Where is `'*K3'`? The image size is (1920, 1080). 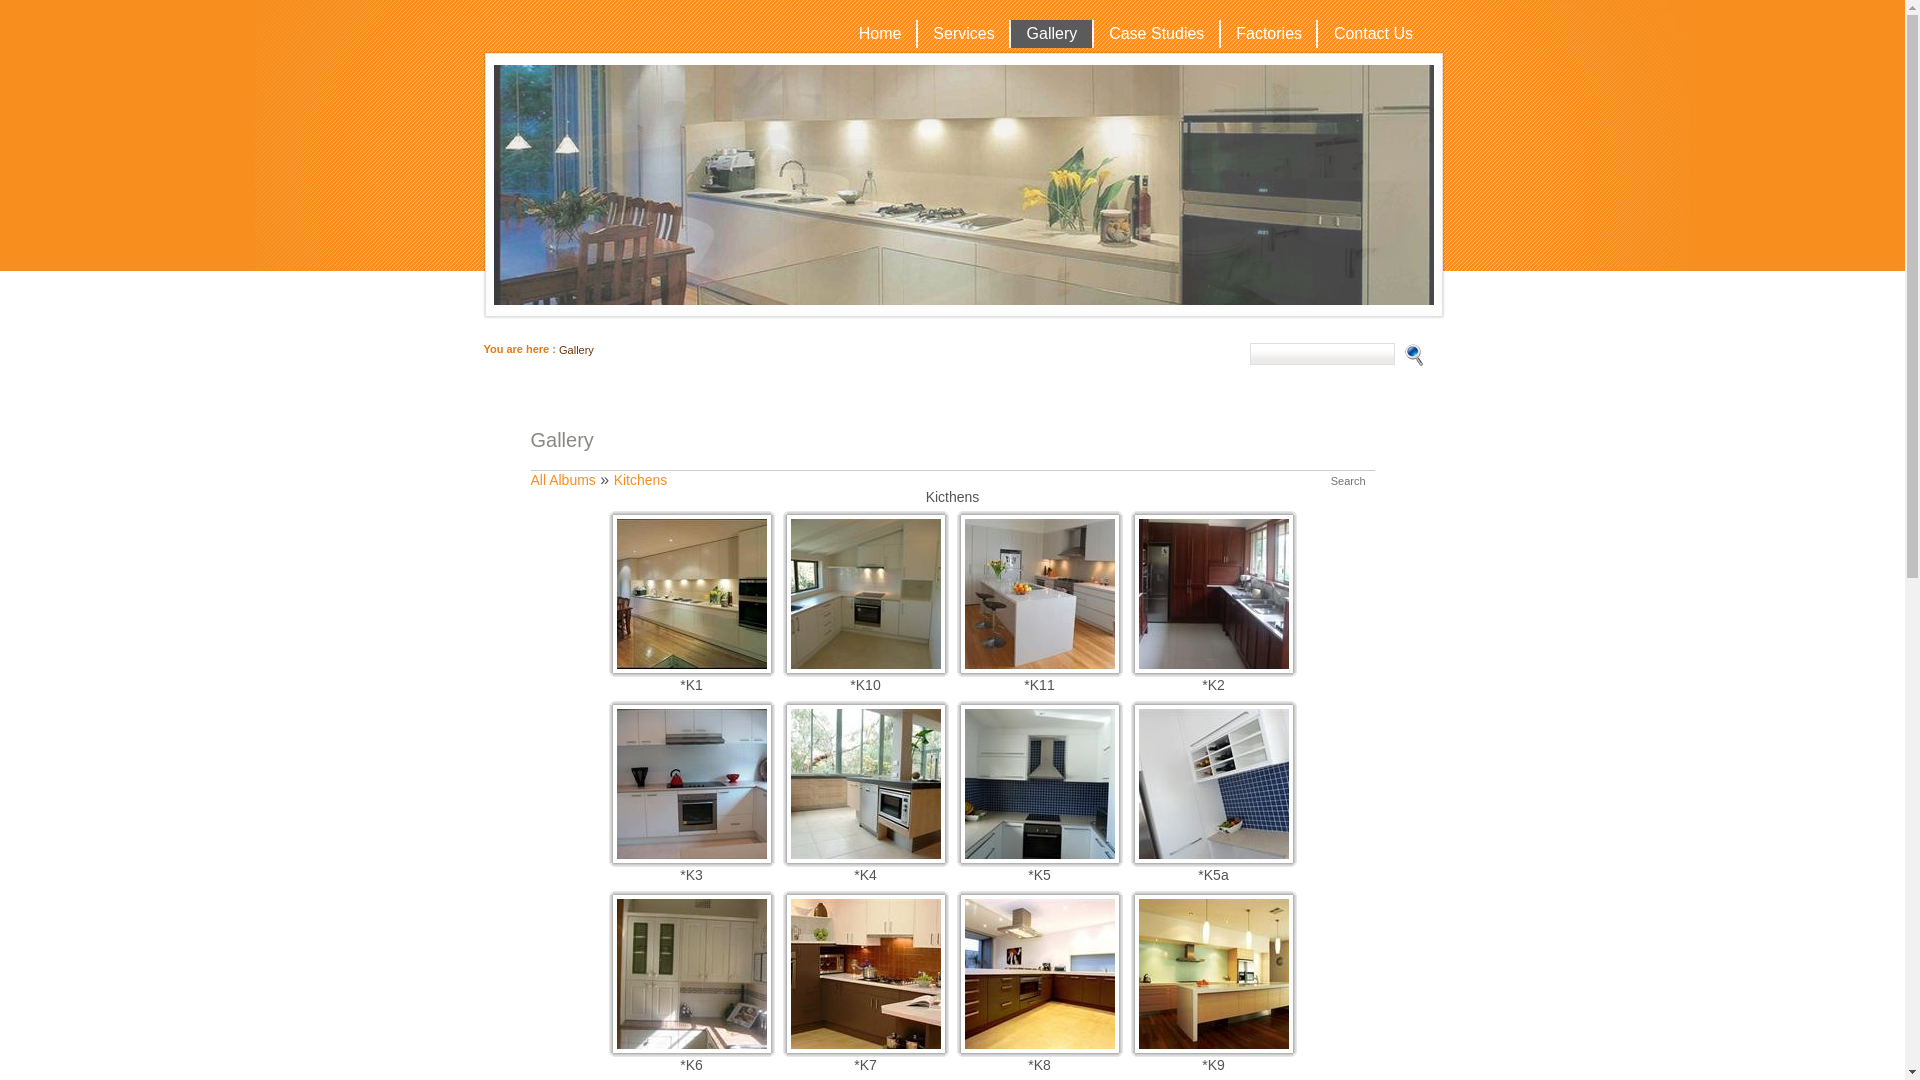
'*K3' is located at coordinates (691, 856).